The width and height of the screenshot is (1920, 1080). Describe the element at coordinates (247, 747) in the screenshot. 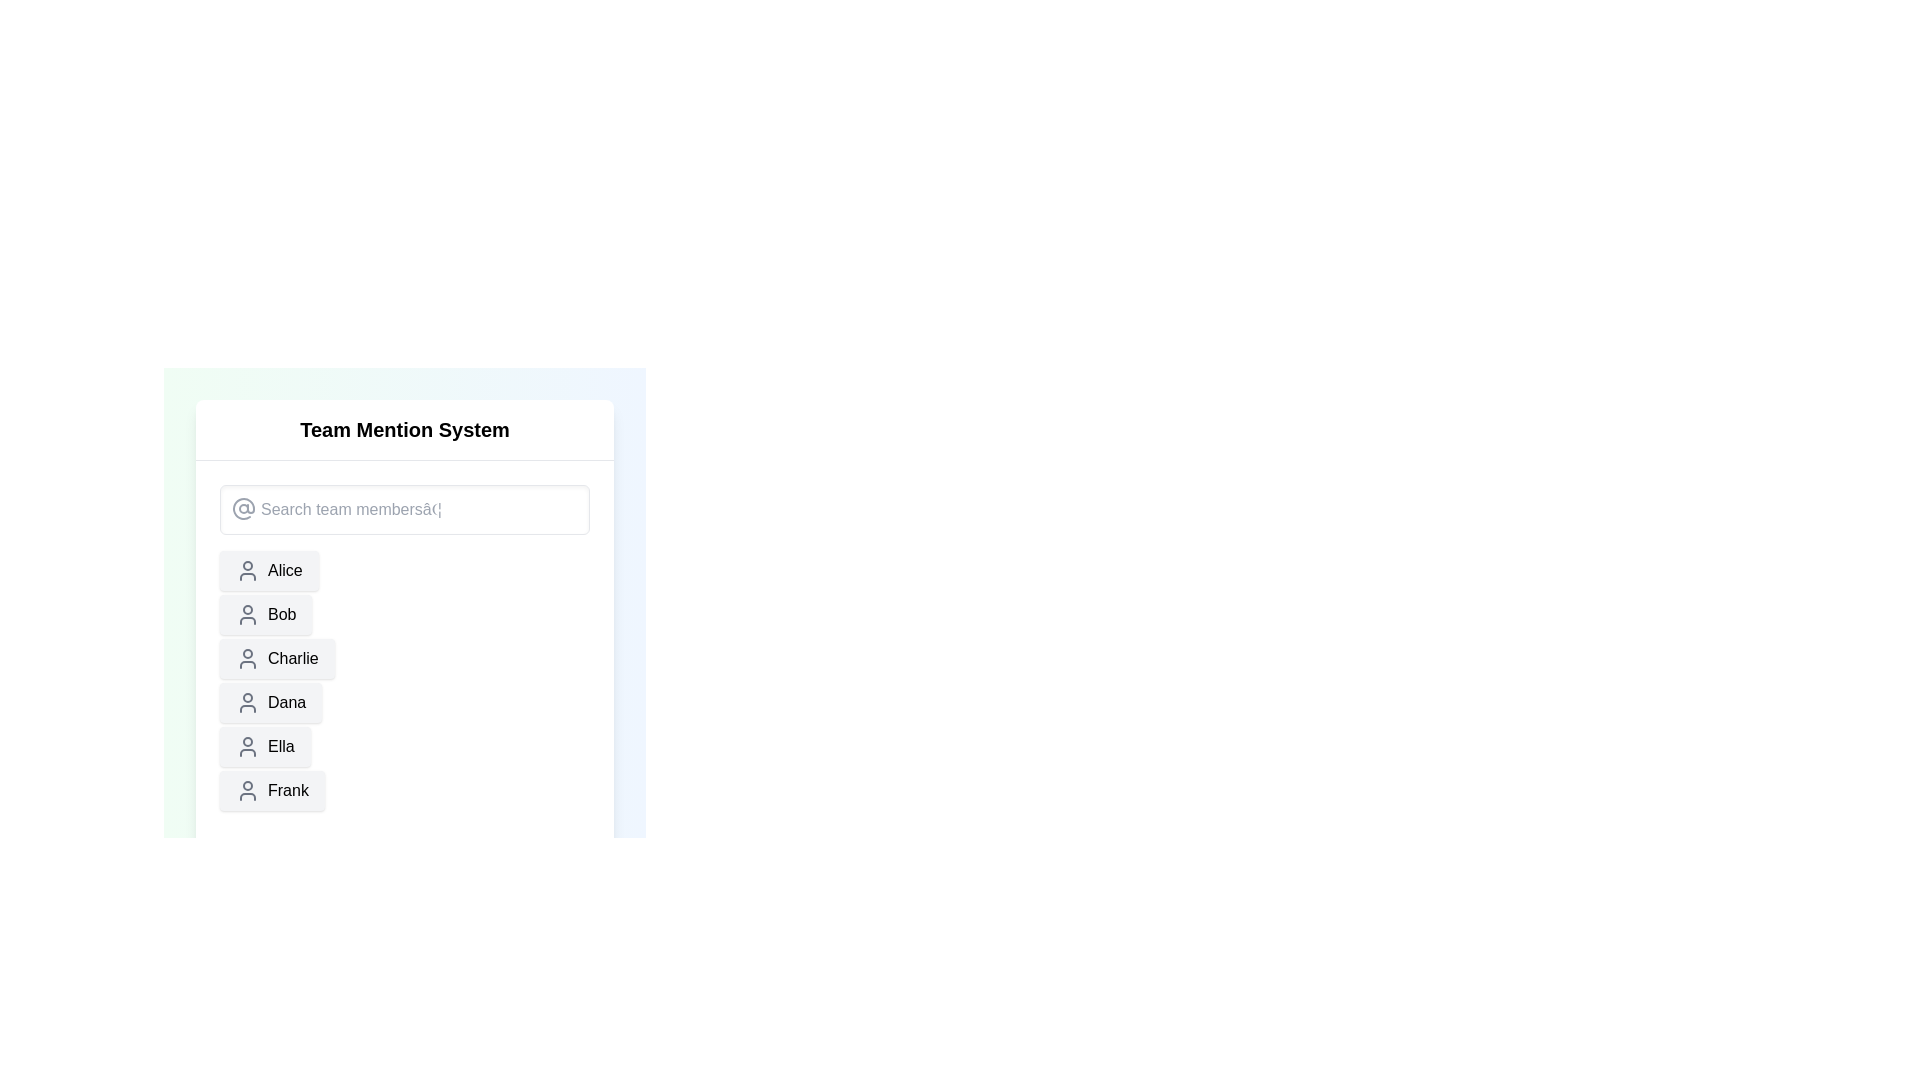

I see `the rounded user icon outlined in medium gray located to the left of the name label 'Ella' in the fifth list item of the user list` at that location.